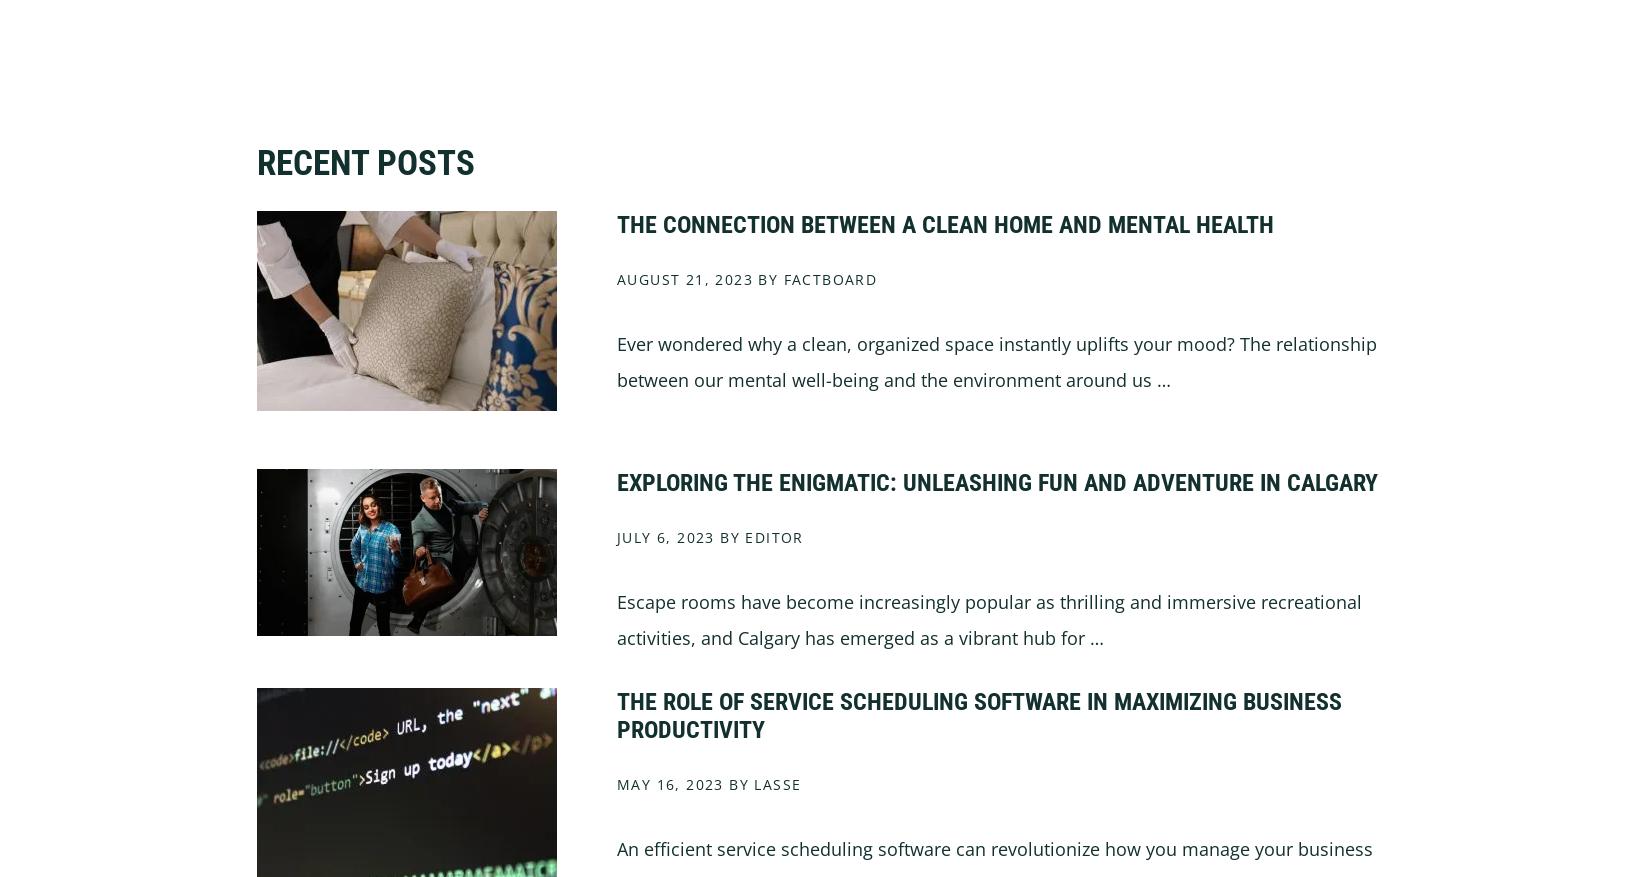 The image size is (1650, 877). Describe the element at coordinates (989, 617) in the screenshot. I see `'Escape rooms have become increasingly popular as thrilling and immersive recreational activities, and Calgary has emerged as a vibrant hub for …'` at that location.